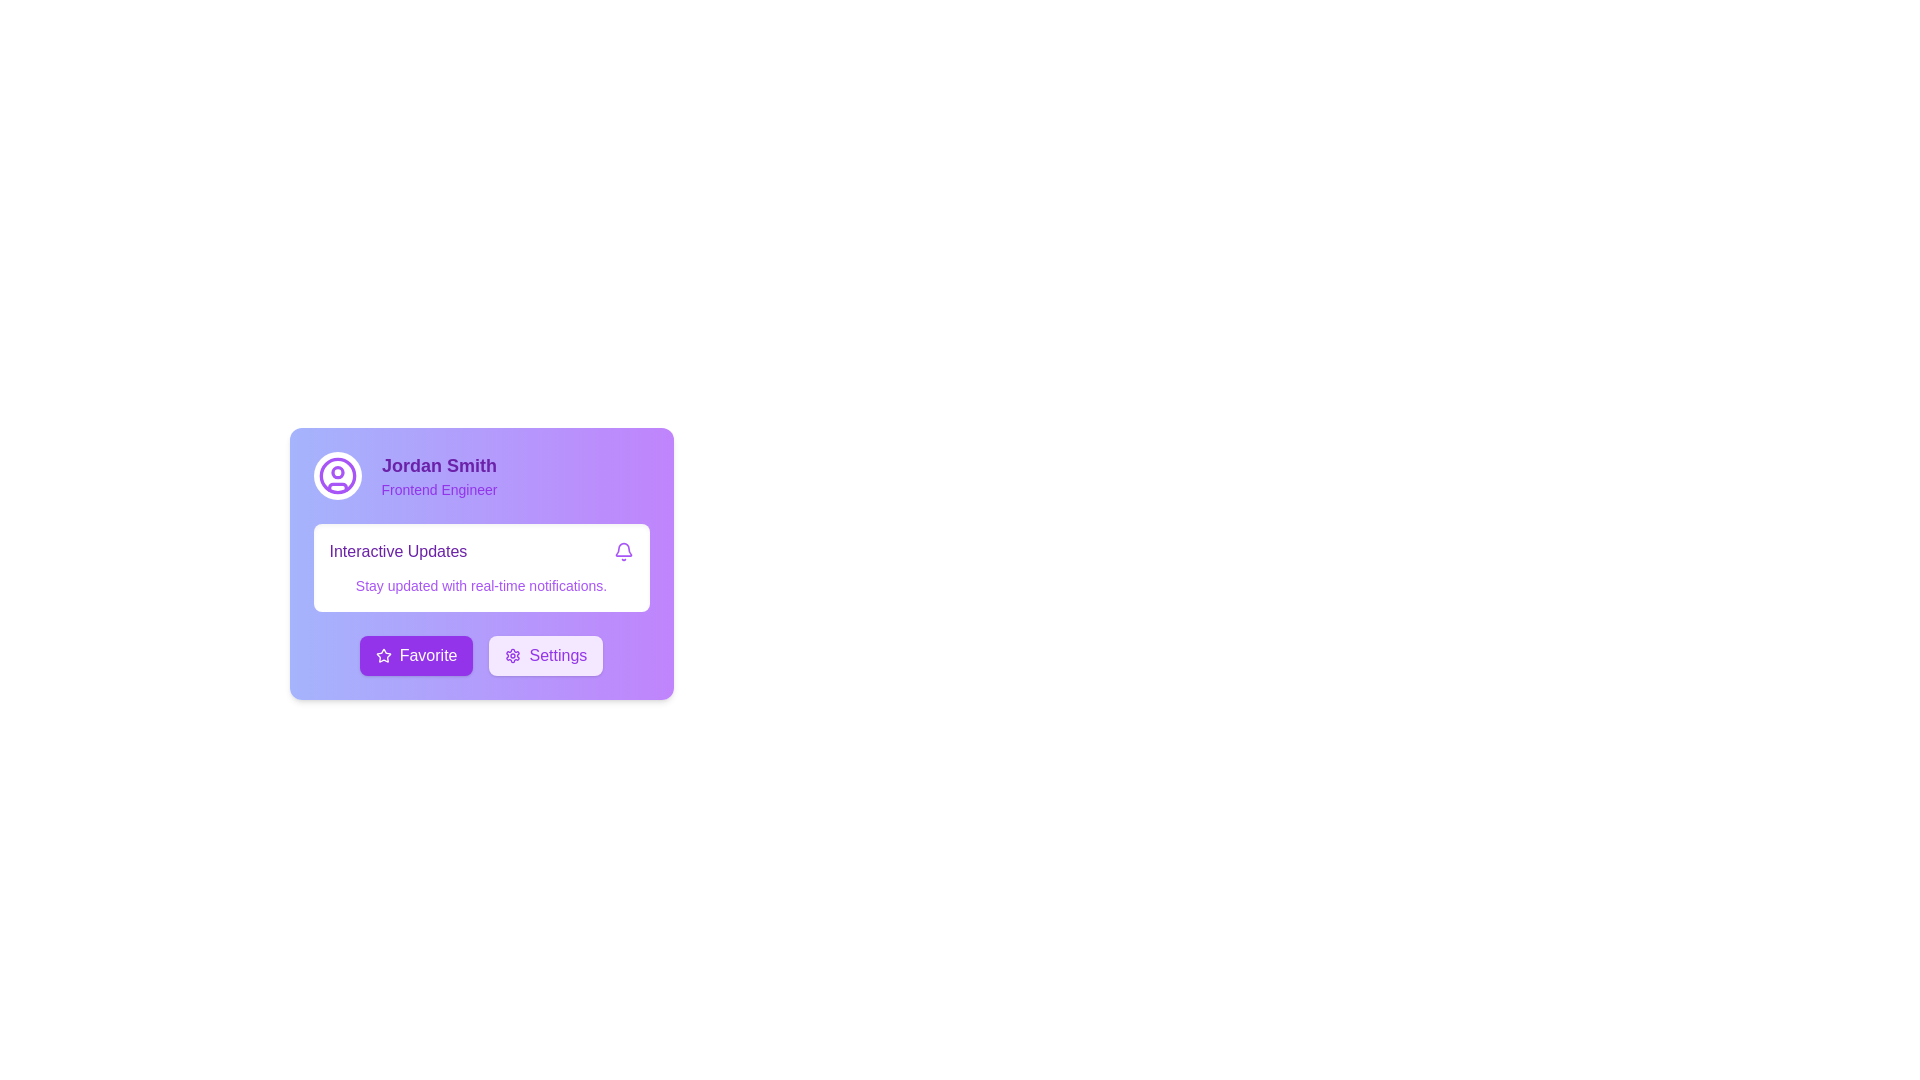 This screenshot has width=1920, height=1080. What do you see at coordinates (337, 475) in the screenshot?
I see `the user profile icon represented as a purple circle with a user silhouette, located in the top-left corner of the card adjacent to 'Jordan Smith' and 'Frontend Engineer'` at bounding box center [337, 475].